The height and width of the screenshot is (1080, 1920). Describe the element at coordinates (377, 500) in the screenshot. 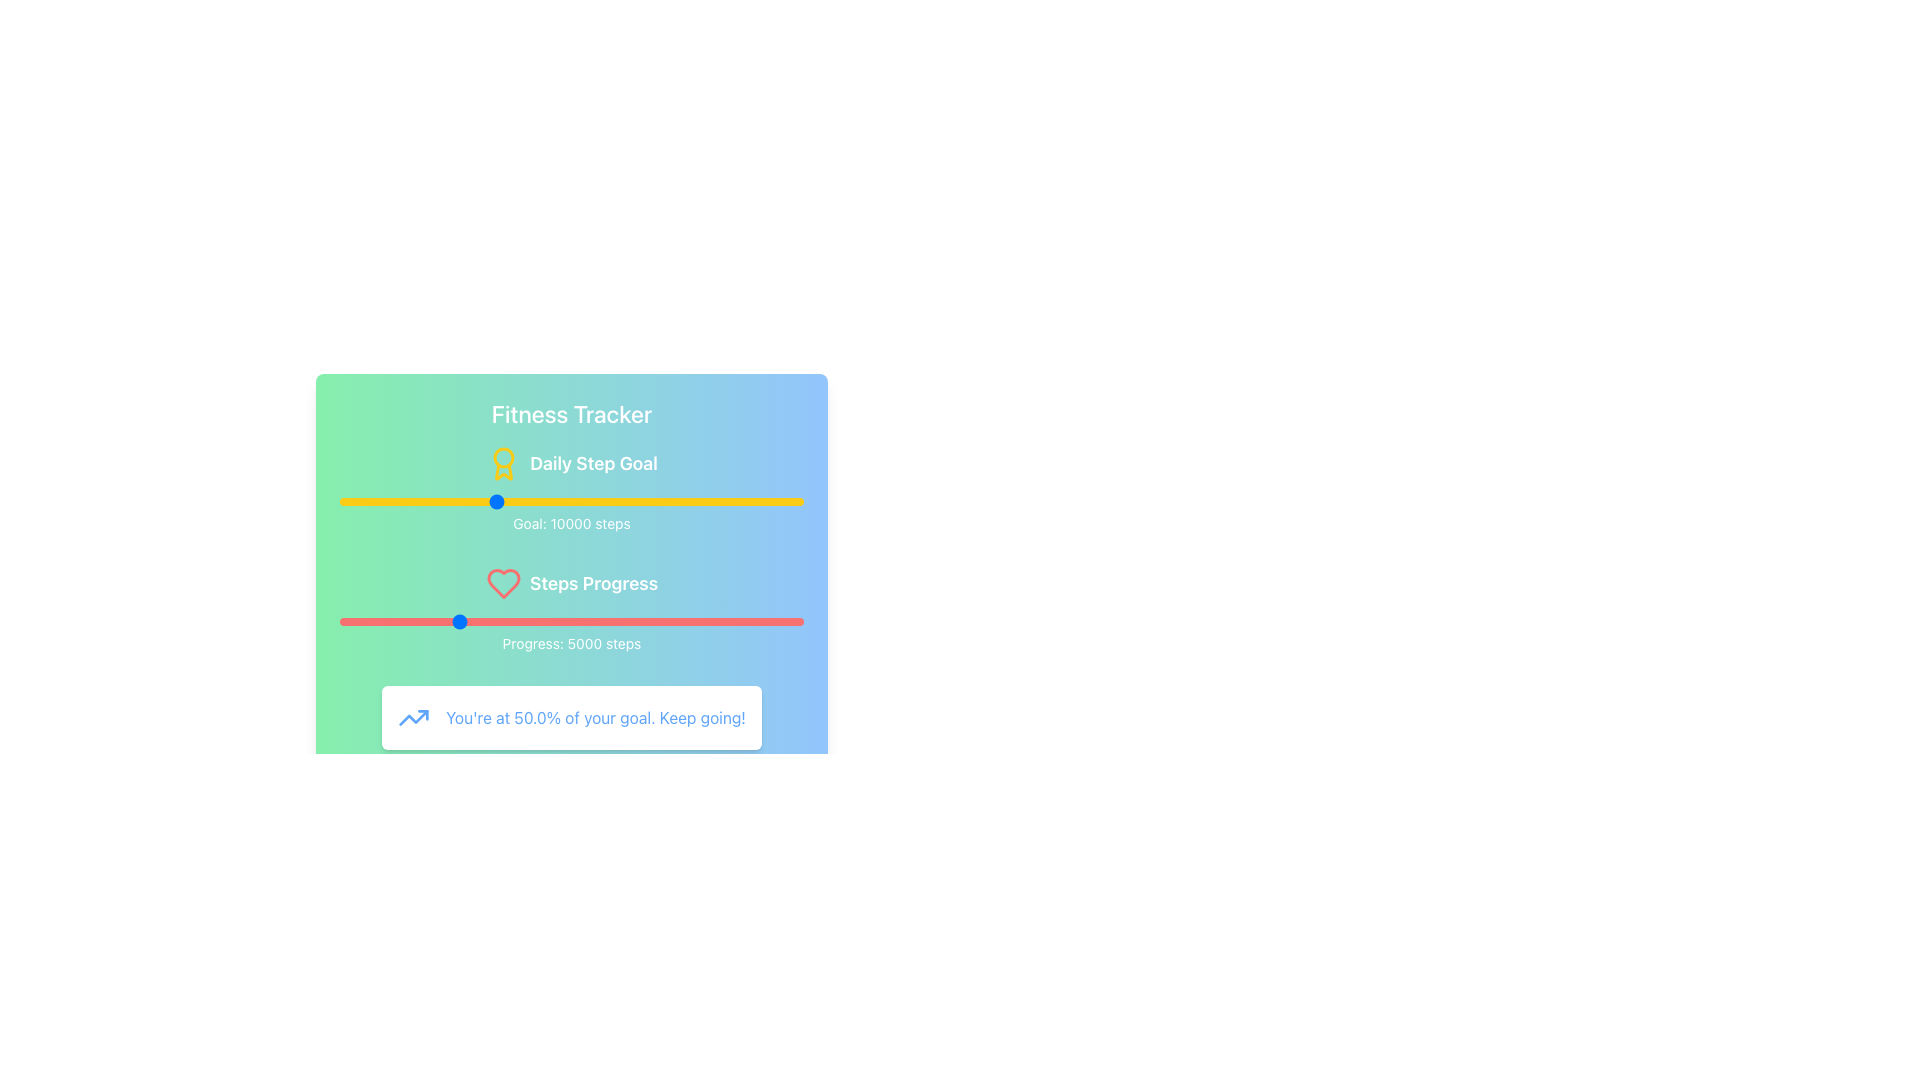

I see `the daily step goal` at that location.